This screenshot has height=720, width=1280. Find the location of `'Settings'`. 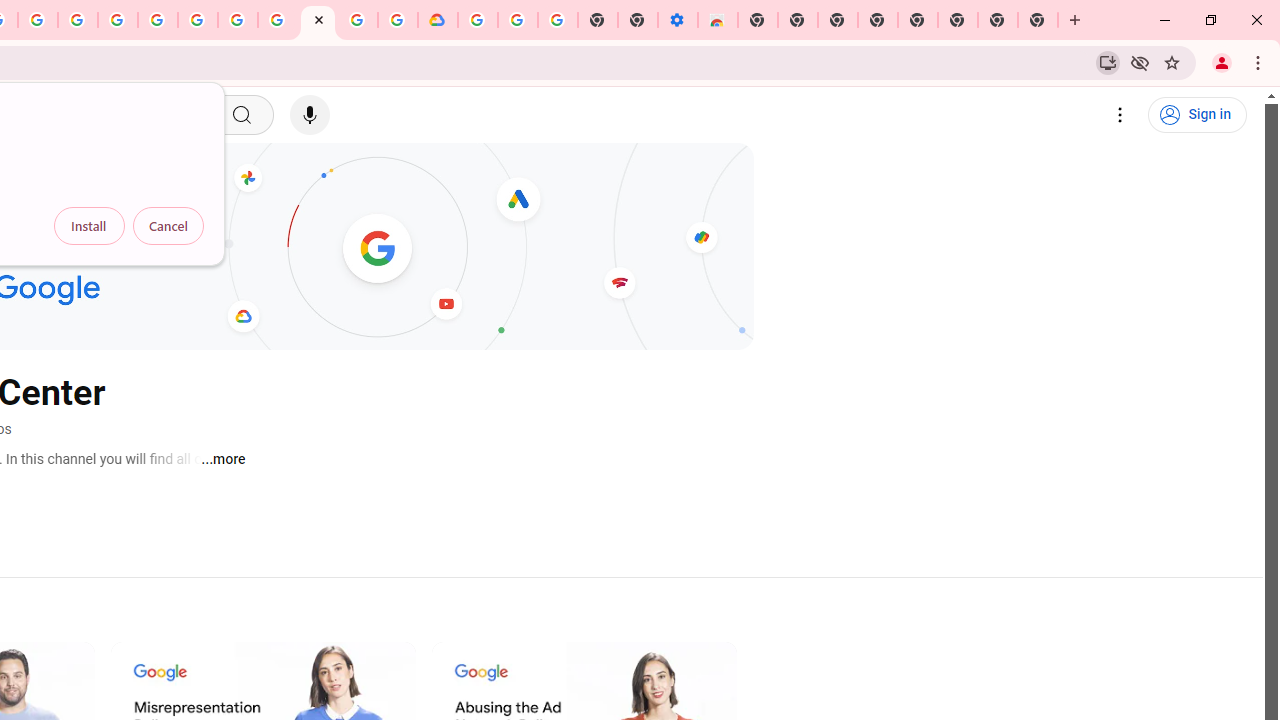

'Settings' is located at coordinates (1120, 115).